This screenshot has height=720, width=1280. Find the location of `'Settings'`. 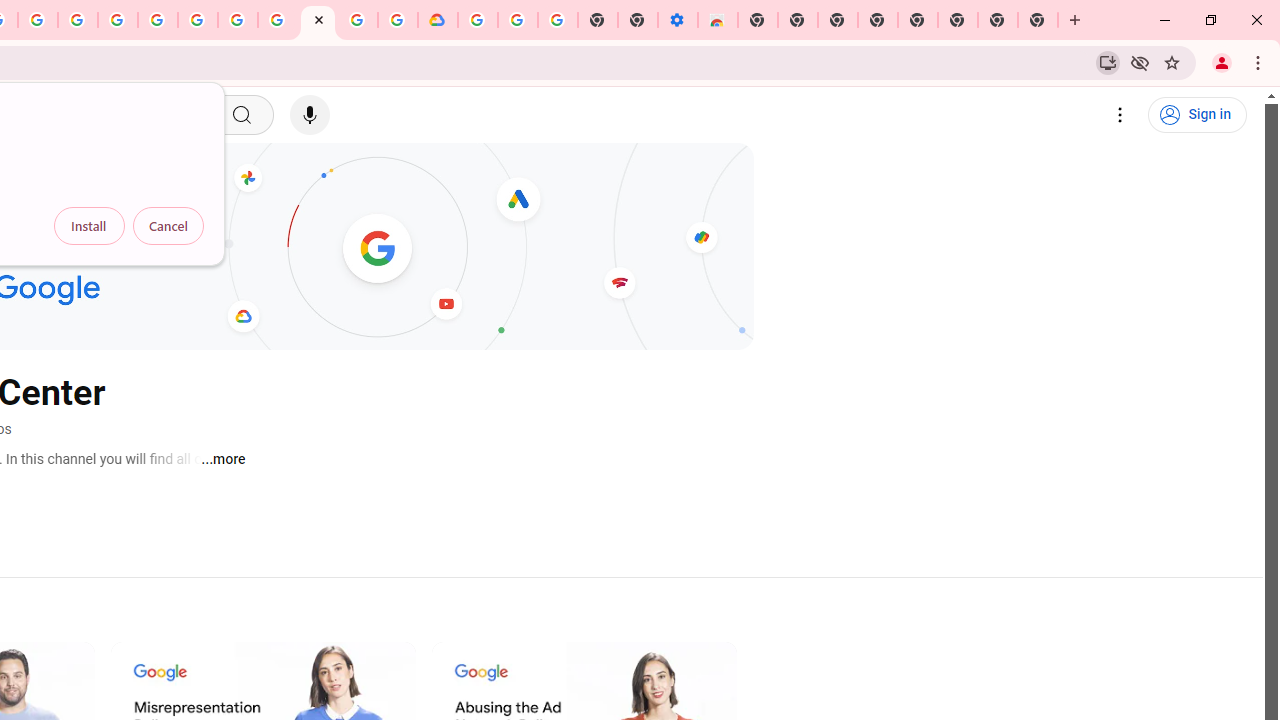

'Settings' is located at coordinates (1120, 115).